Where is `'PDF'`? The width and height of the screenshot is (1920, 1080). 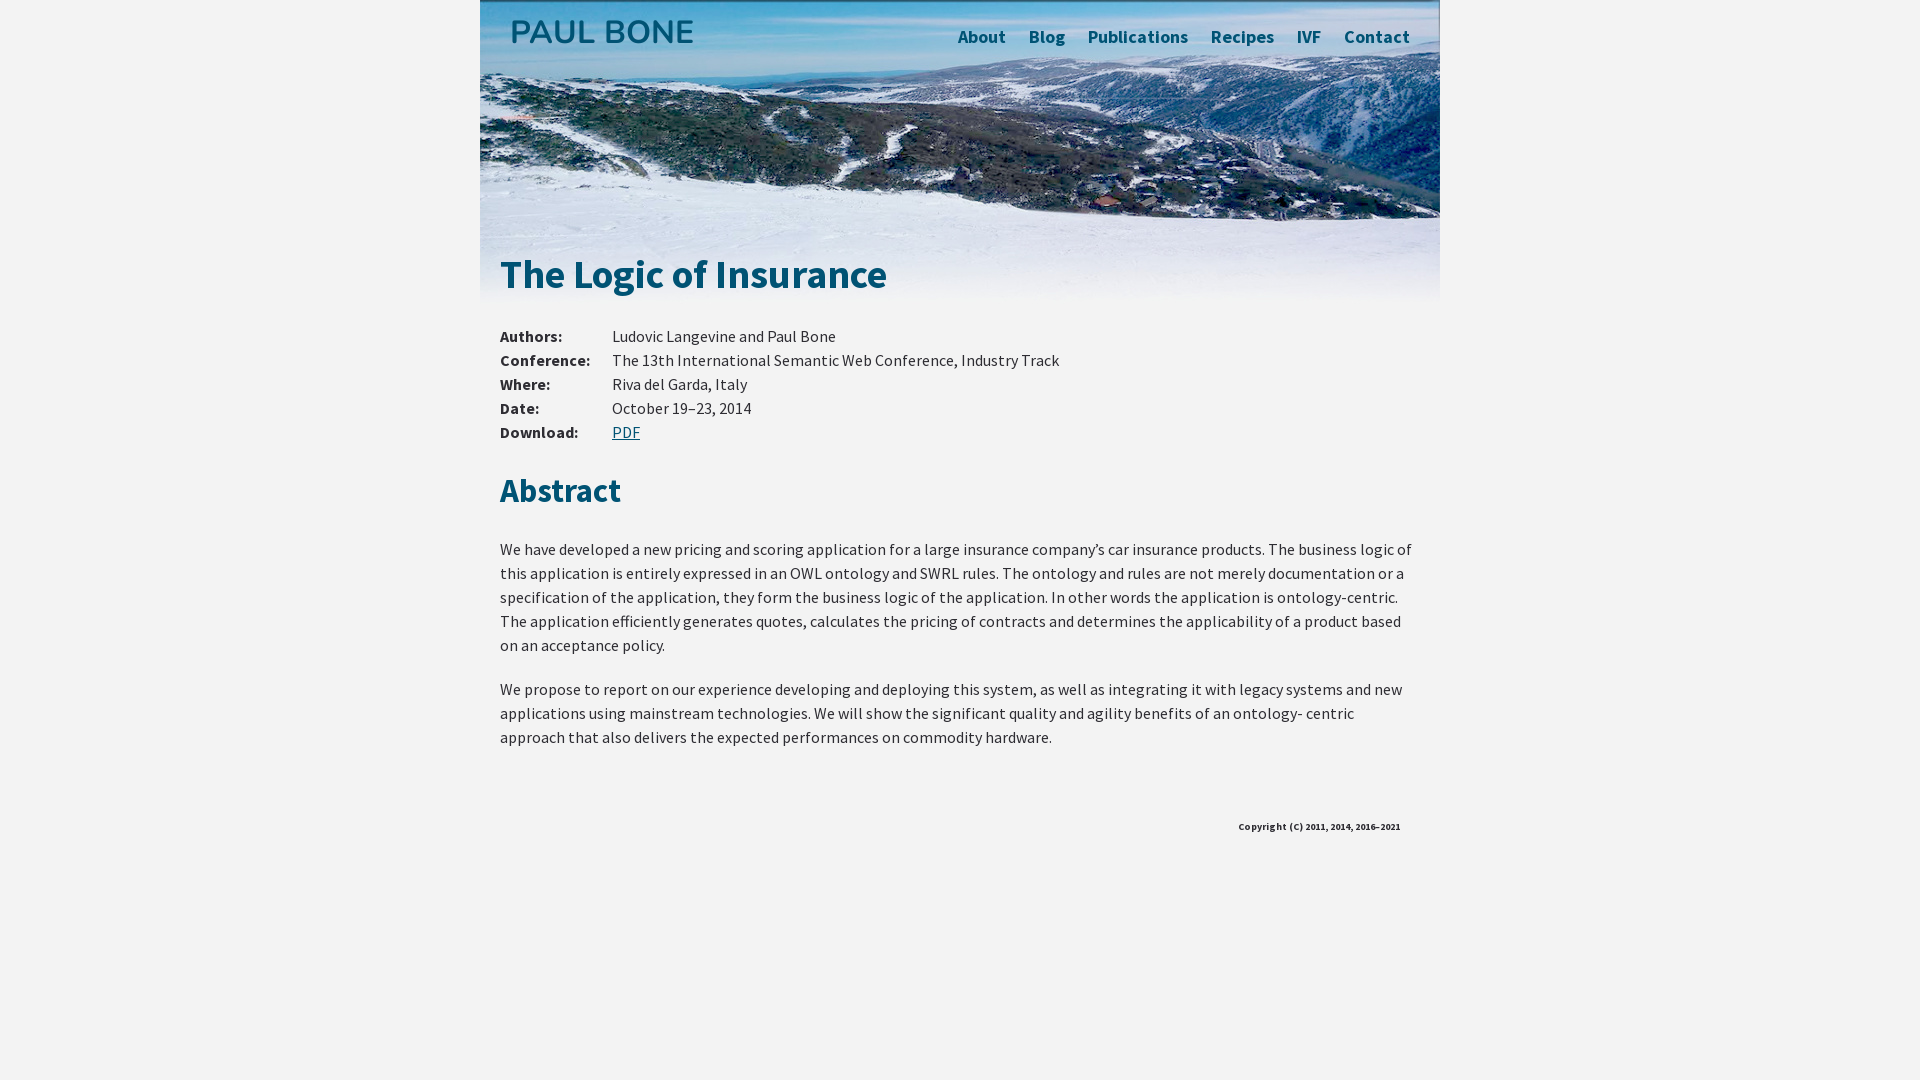
'PDF' is located at coordinates (610, 431).